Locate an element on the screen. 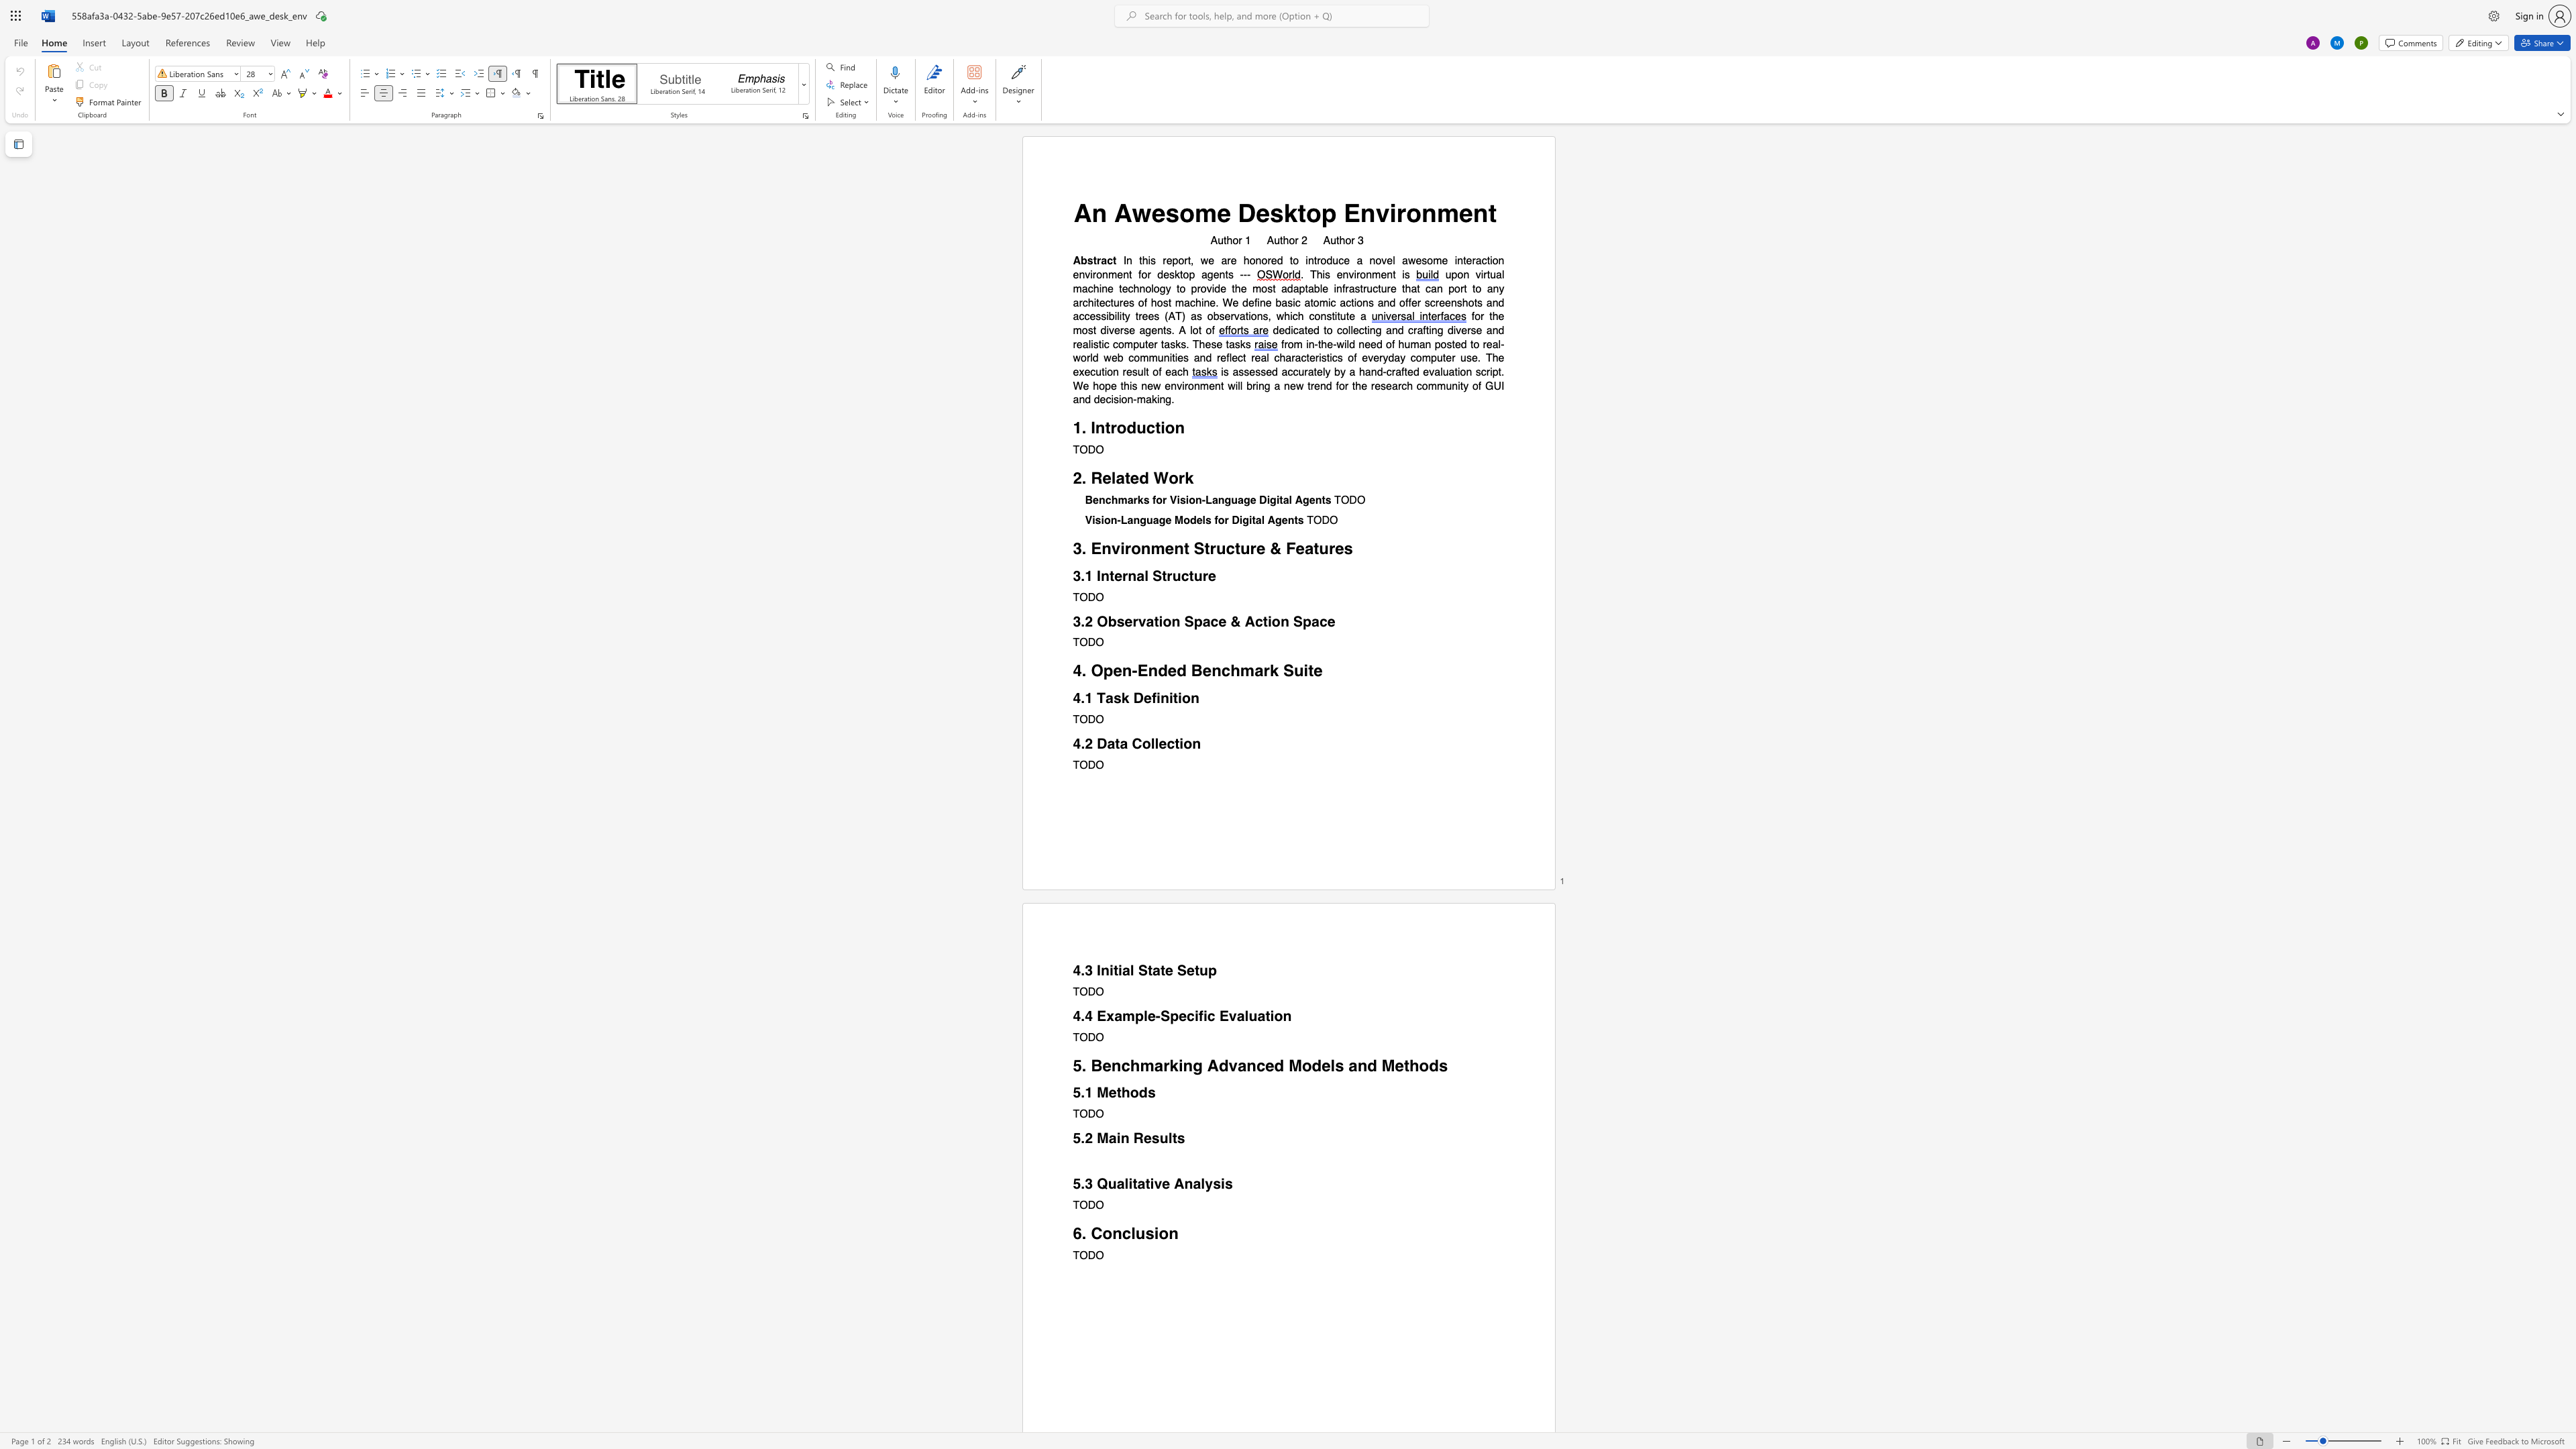  the space between the continuous character "n" and "c" in the text is located at coordinates (1104, 500).